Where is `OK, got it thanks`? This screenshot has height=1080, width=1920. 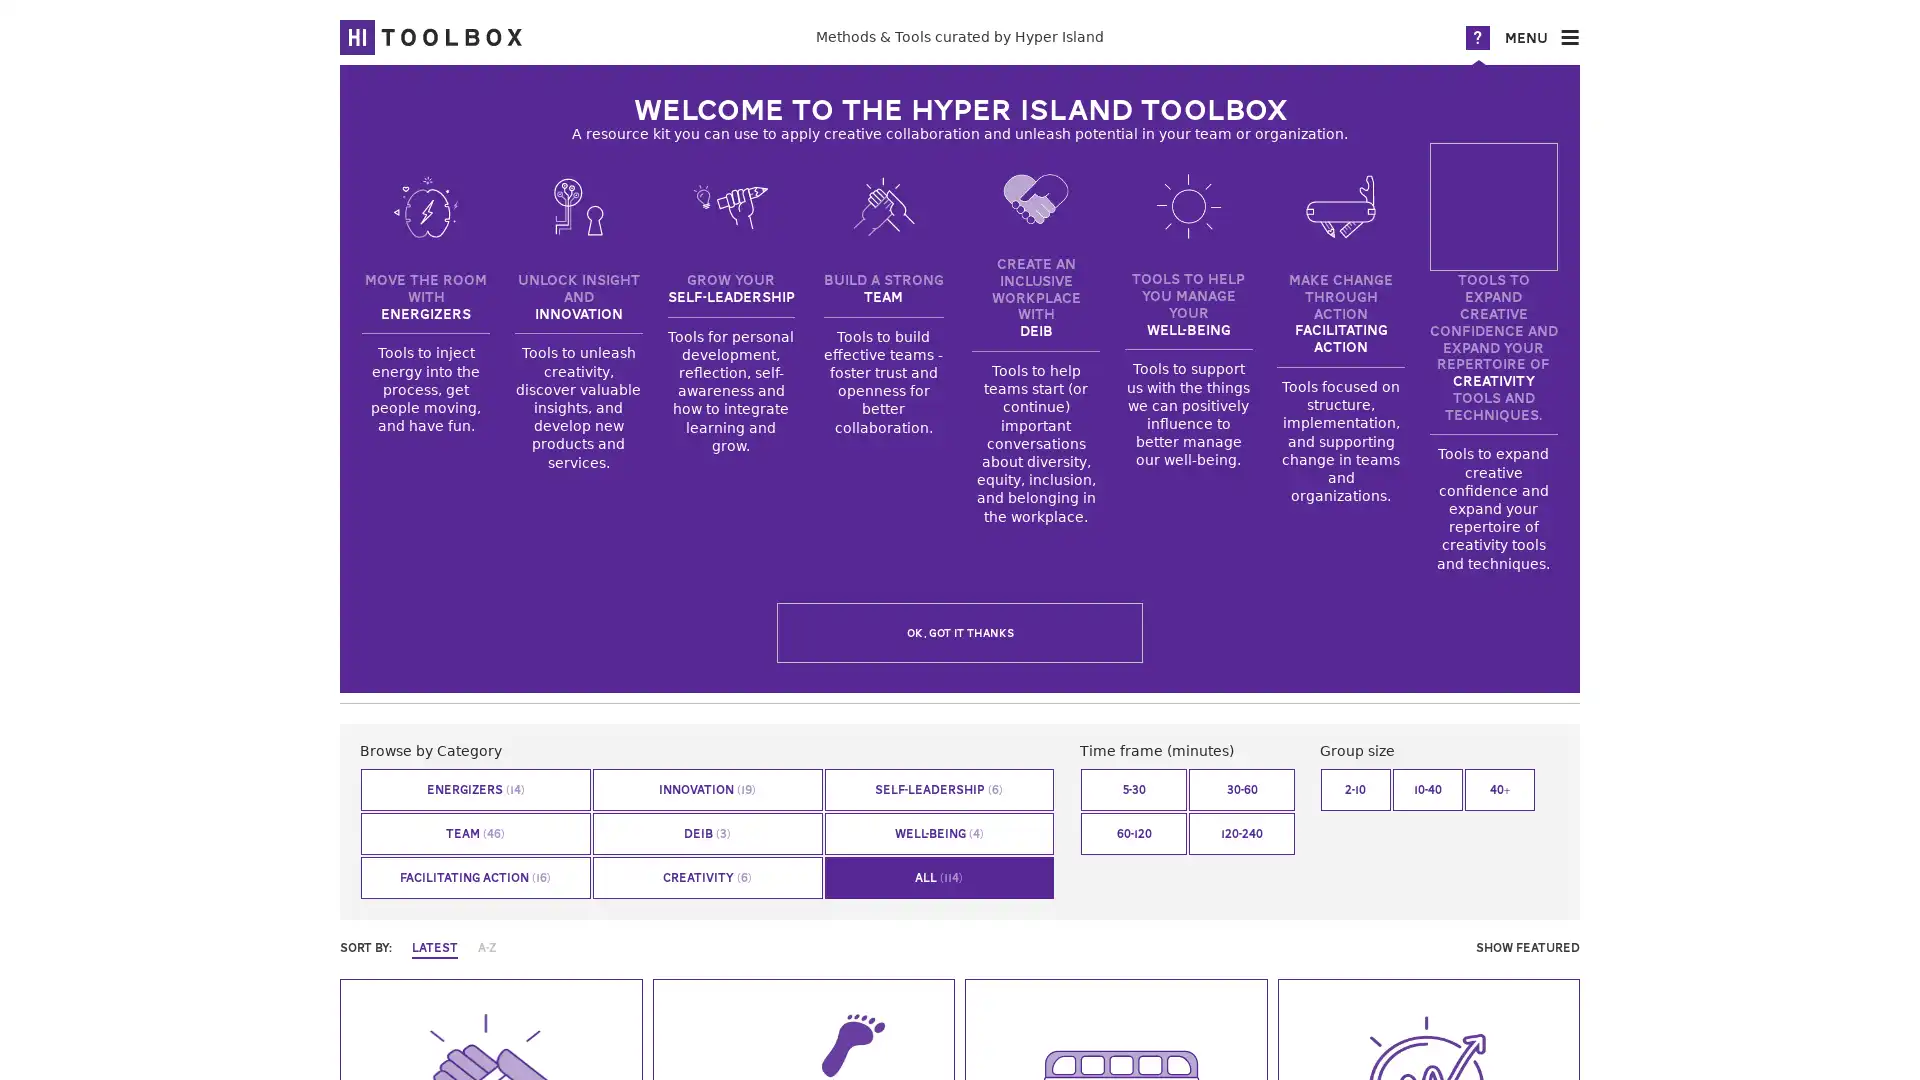 OK, got it thanks is located at coordinates (960, 632).